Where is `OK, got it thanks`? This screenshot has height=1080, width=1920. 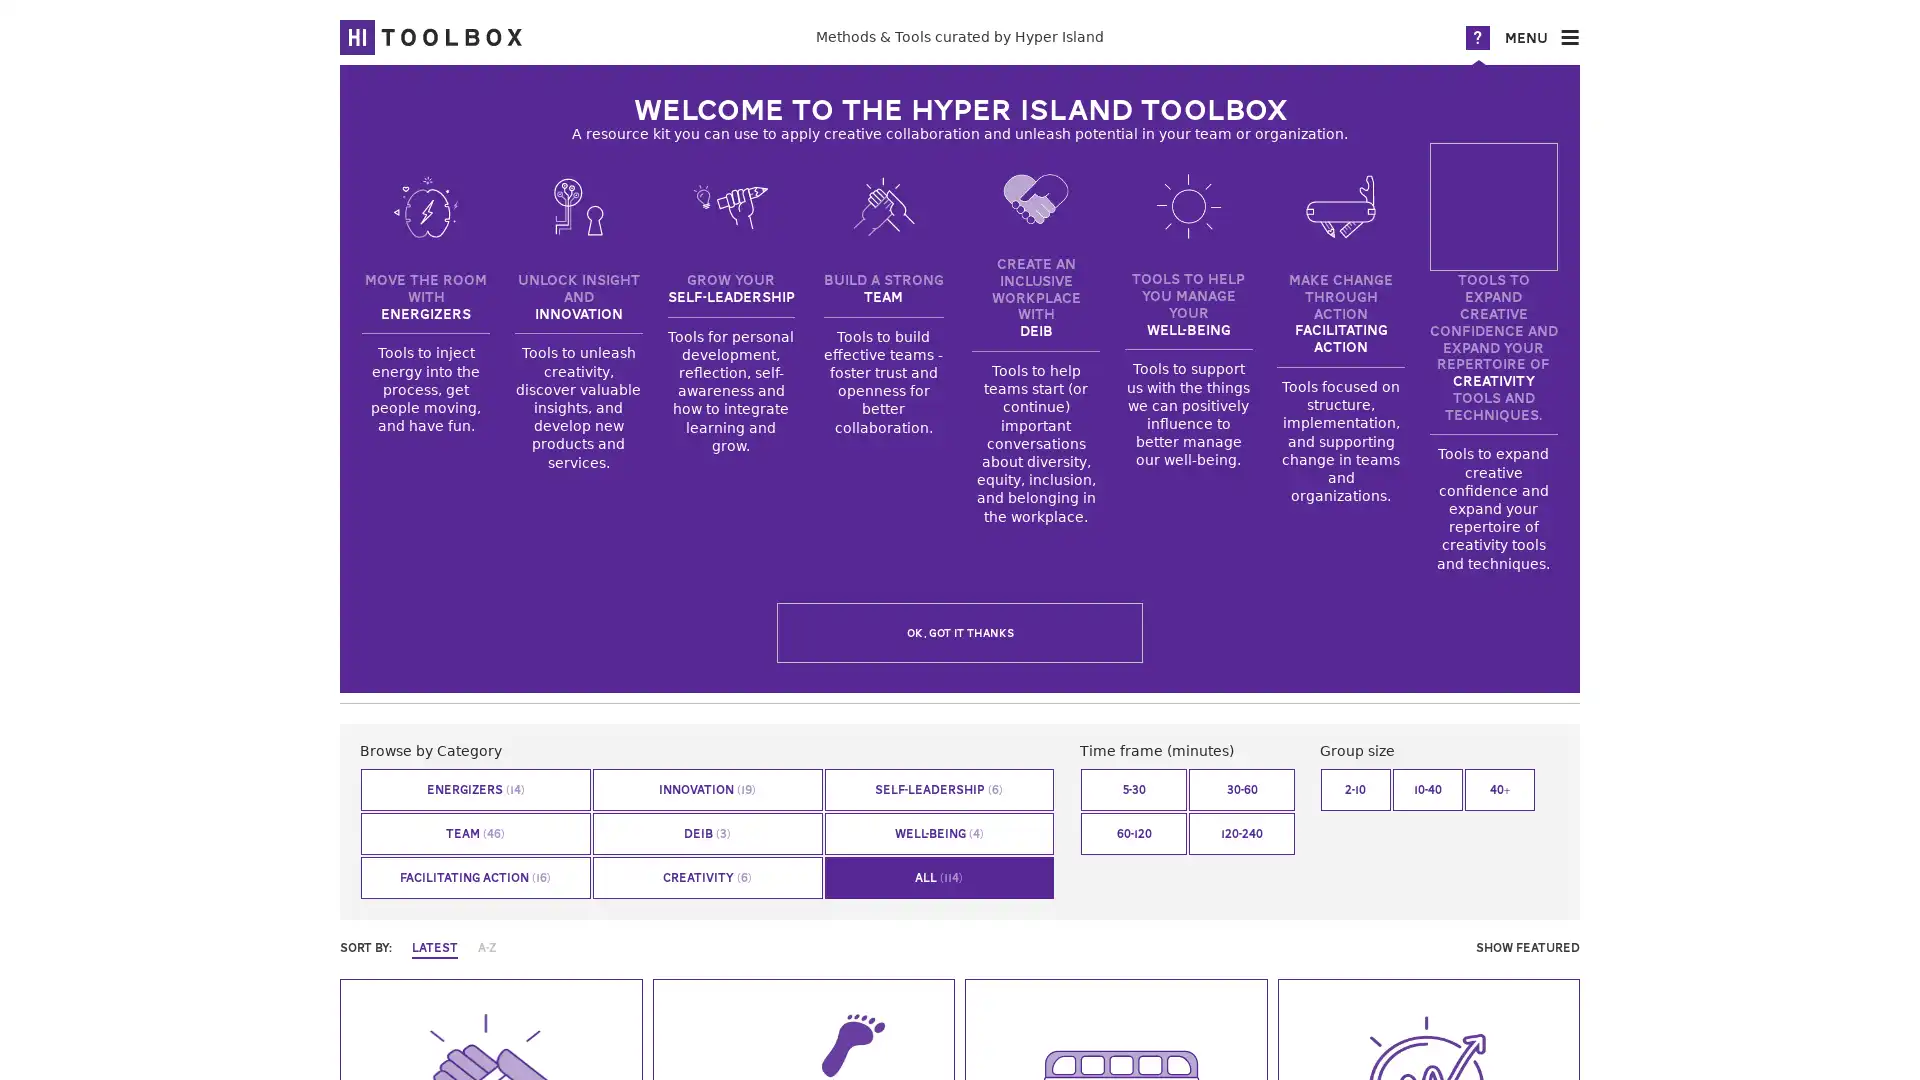 OK, got it thanks is located at coordinates (960, 632).